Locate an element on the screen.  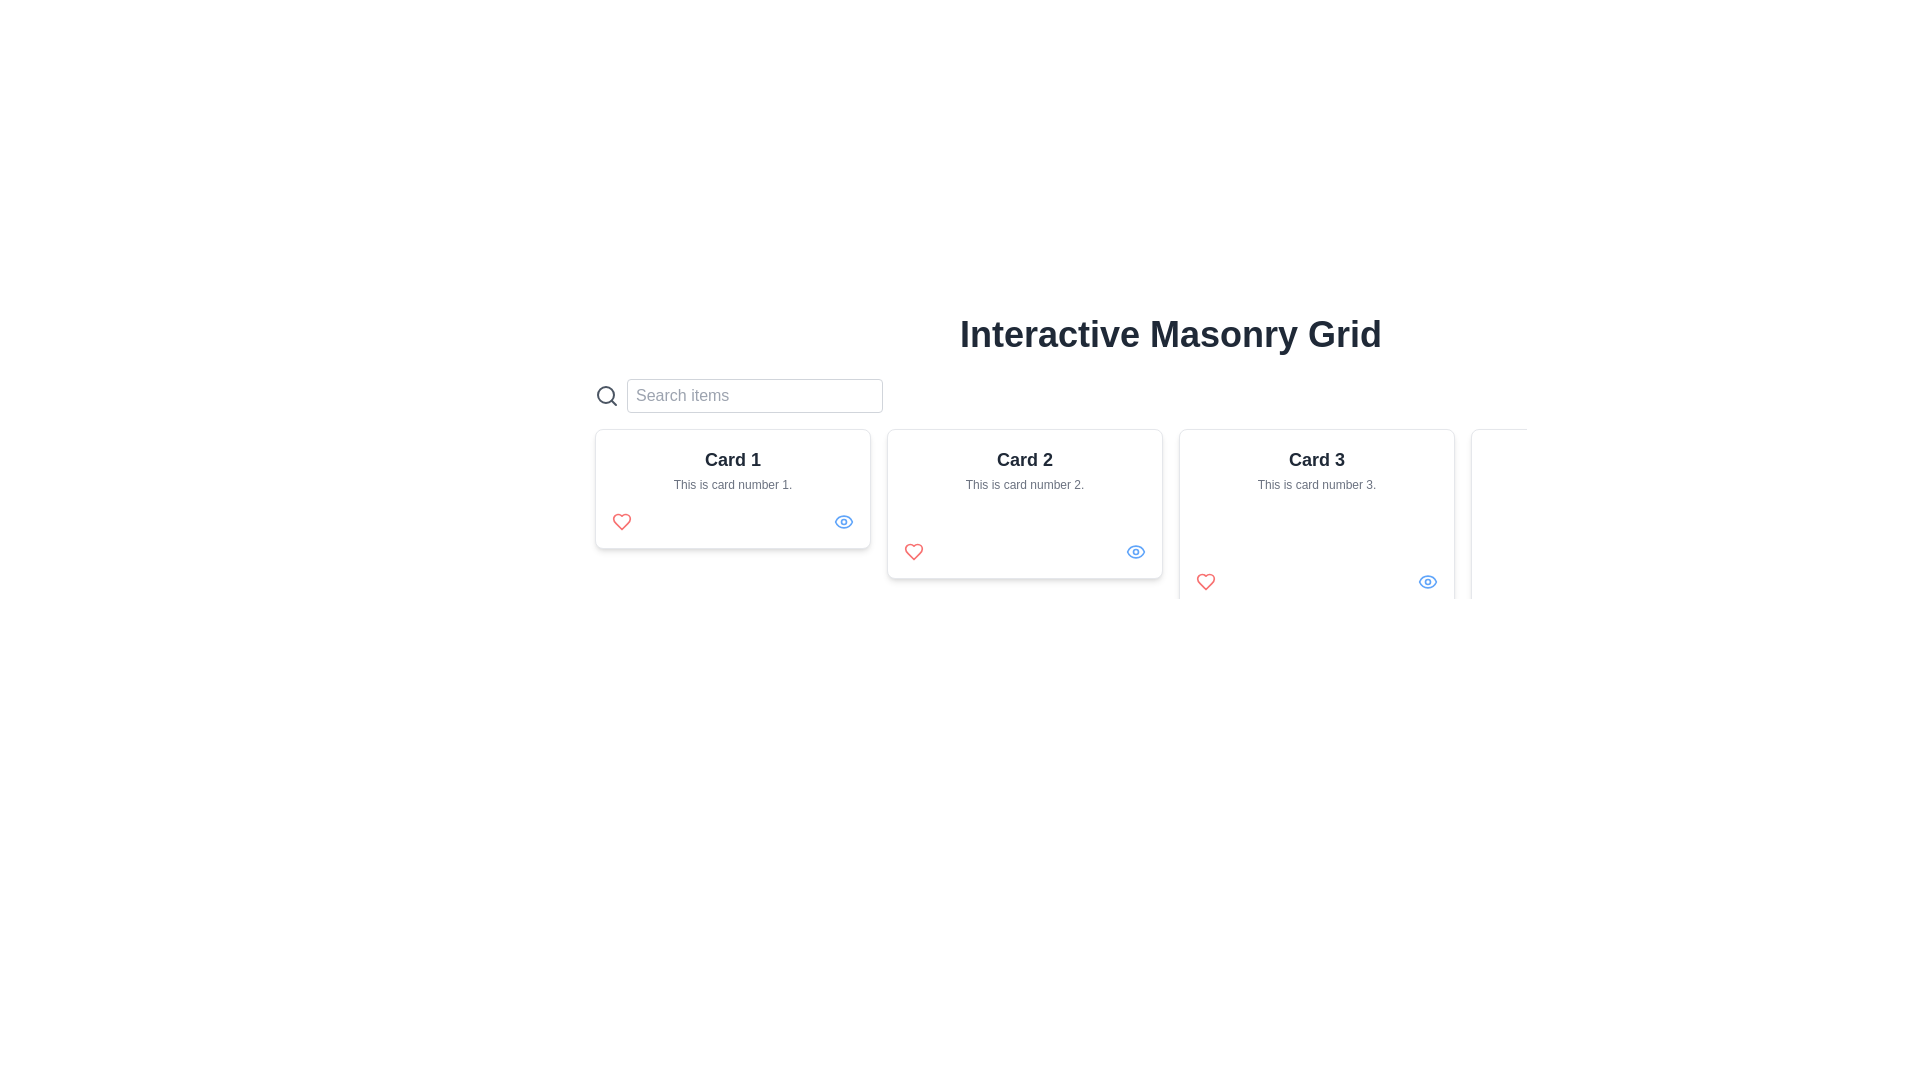
the button located in the bottom-right corner of 'Card 1', positioned to the right of the heart-shaped icon, to trigger a tooltip or hover effect is located at coordinates (844, 520).